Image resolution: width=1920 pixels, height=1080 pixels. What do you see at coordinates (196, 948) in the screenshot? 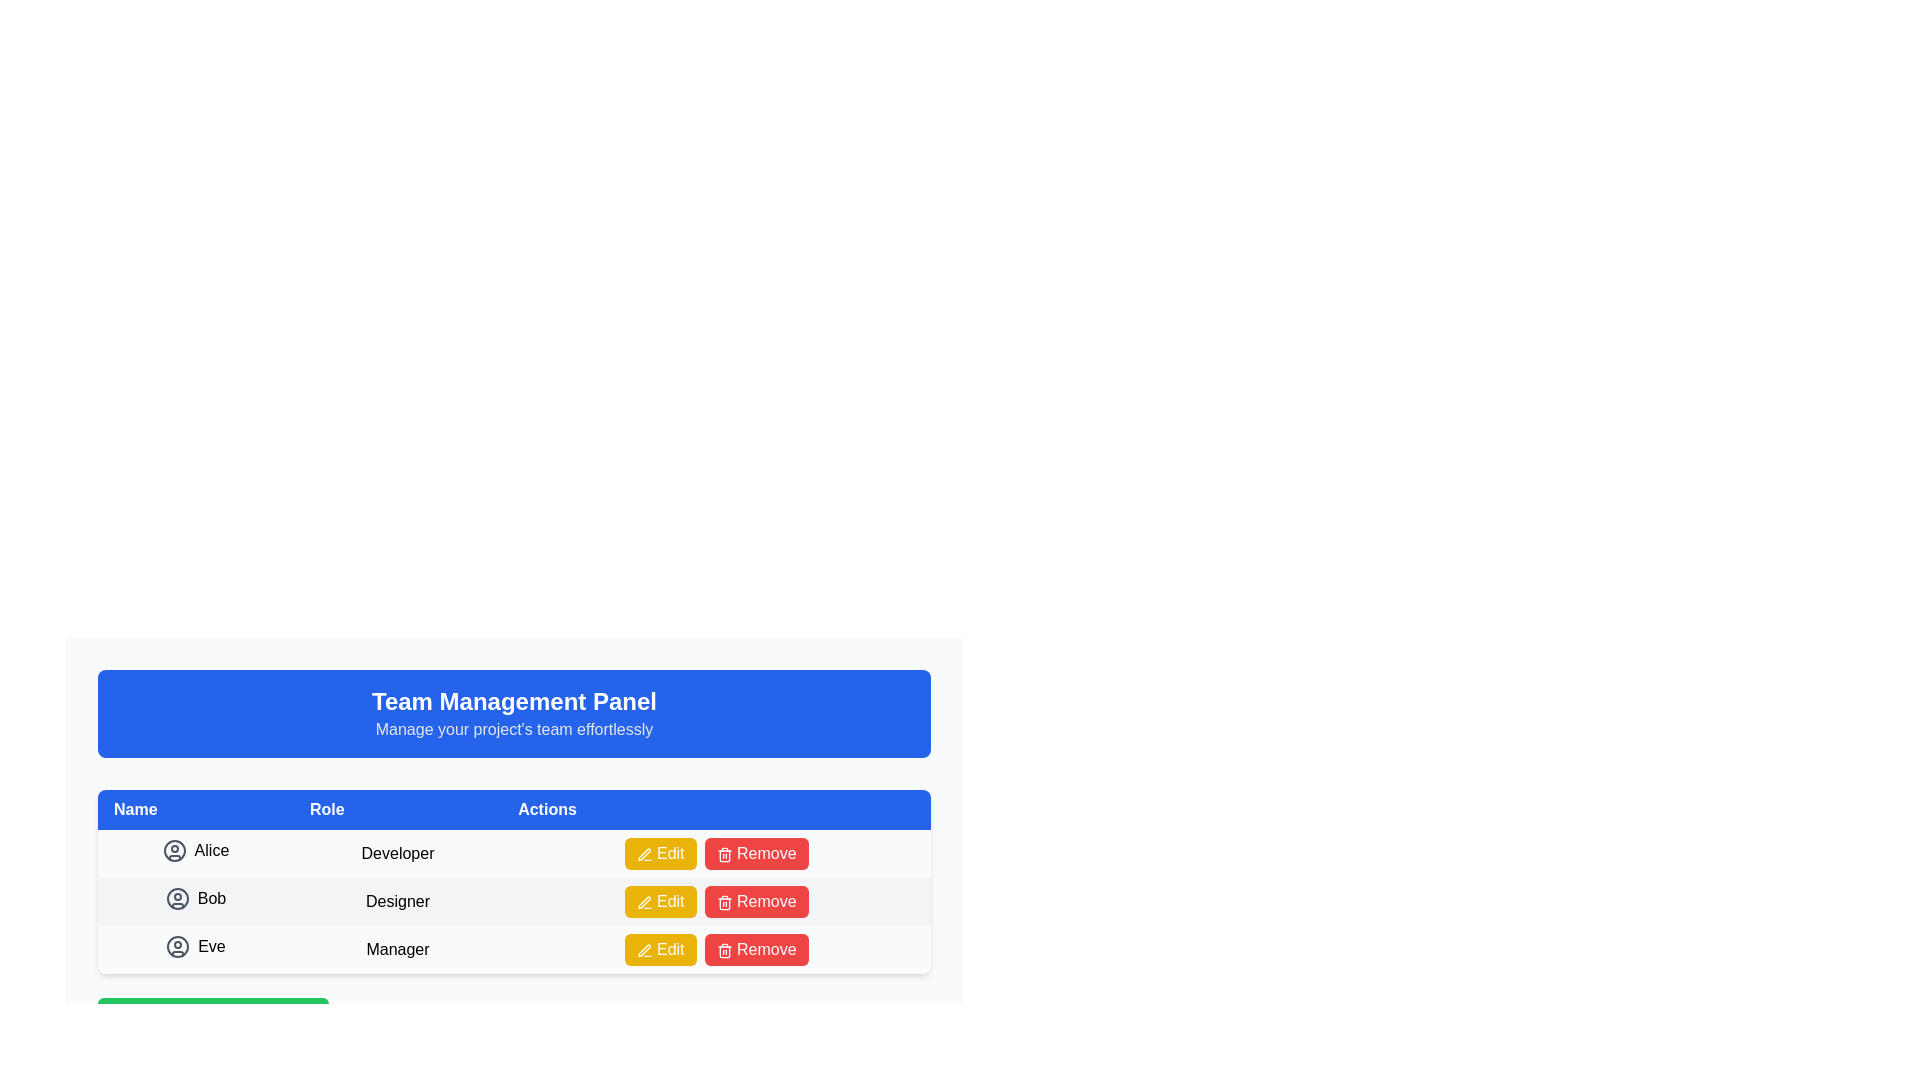
I see `the text 'Eve' which is located in the 'Name' column of the third row of the table, next to the user silhouette icon` at bounding box center [196, 948].